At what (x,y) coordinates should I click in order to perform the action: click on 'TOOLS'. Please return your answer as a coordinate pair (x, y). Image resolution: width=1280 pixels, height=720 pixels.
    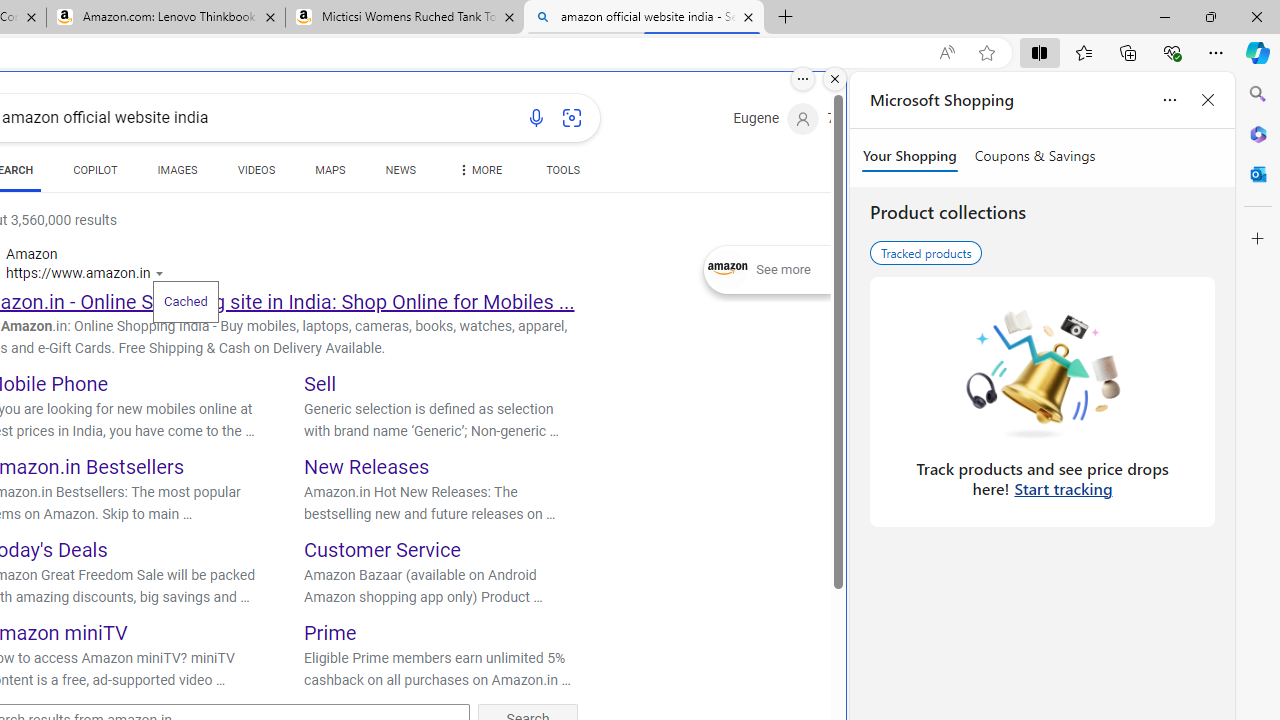
    Looking at the image, I should click on (562, 170).